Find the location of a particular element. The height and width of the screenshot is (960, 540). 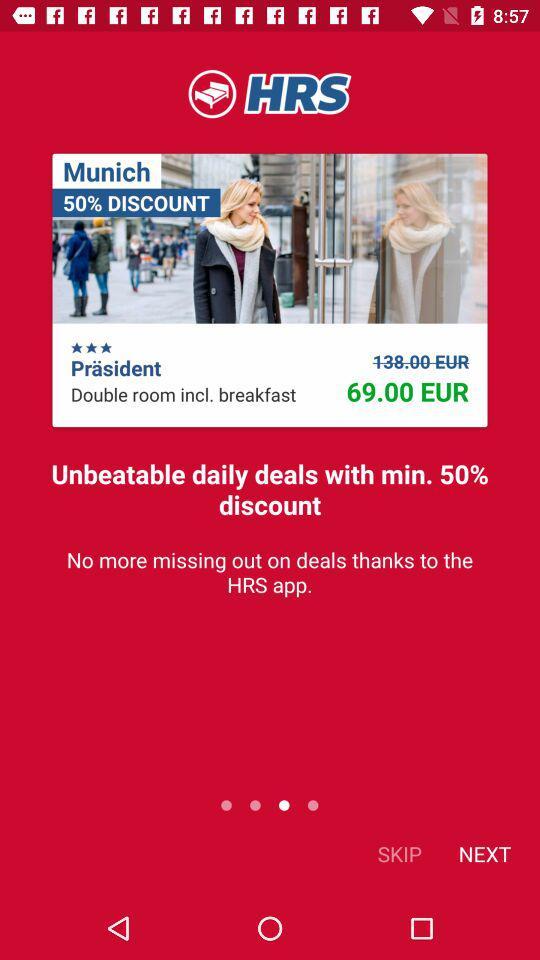

icon to the left of the next icon is located at coordinates (399, 852).